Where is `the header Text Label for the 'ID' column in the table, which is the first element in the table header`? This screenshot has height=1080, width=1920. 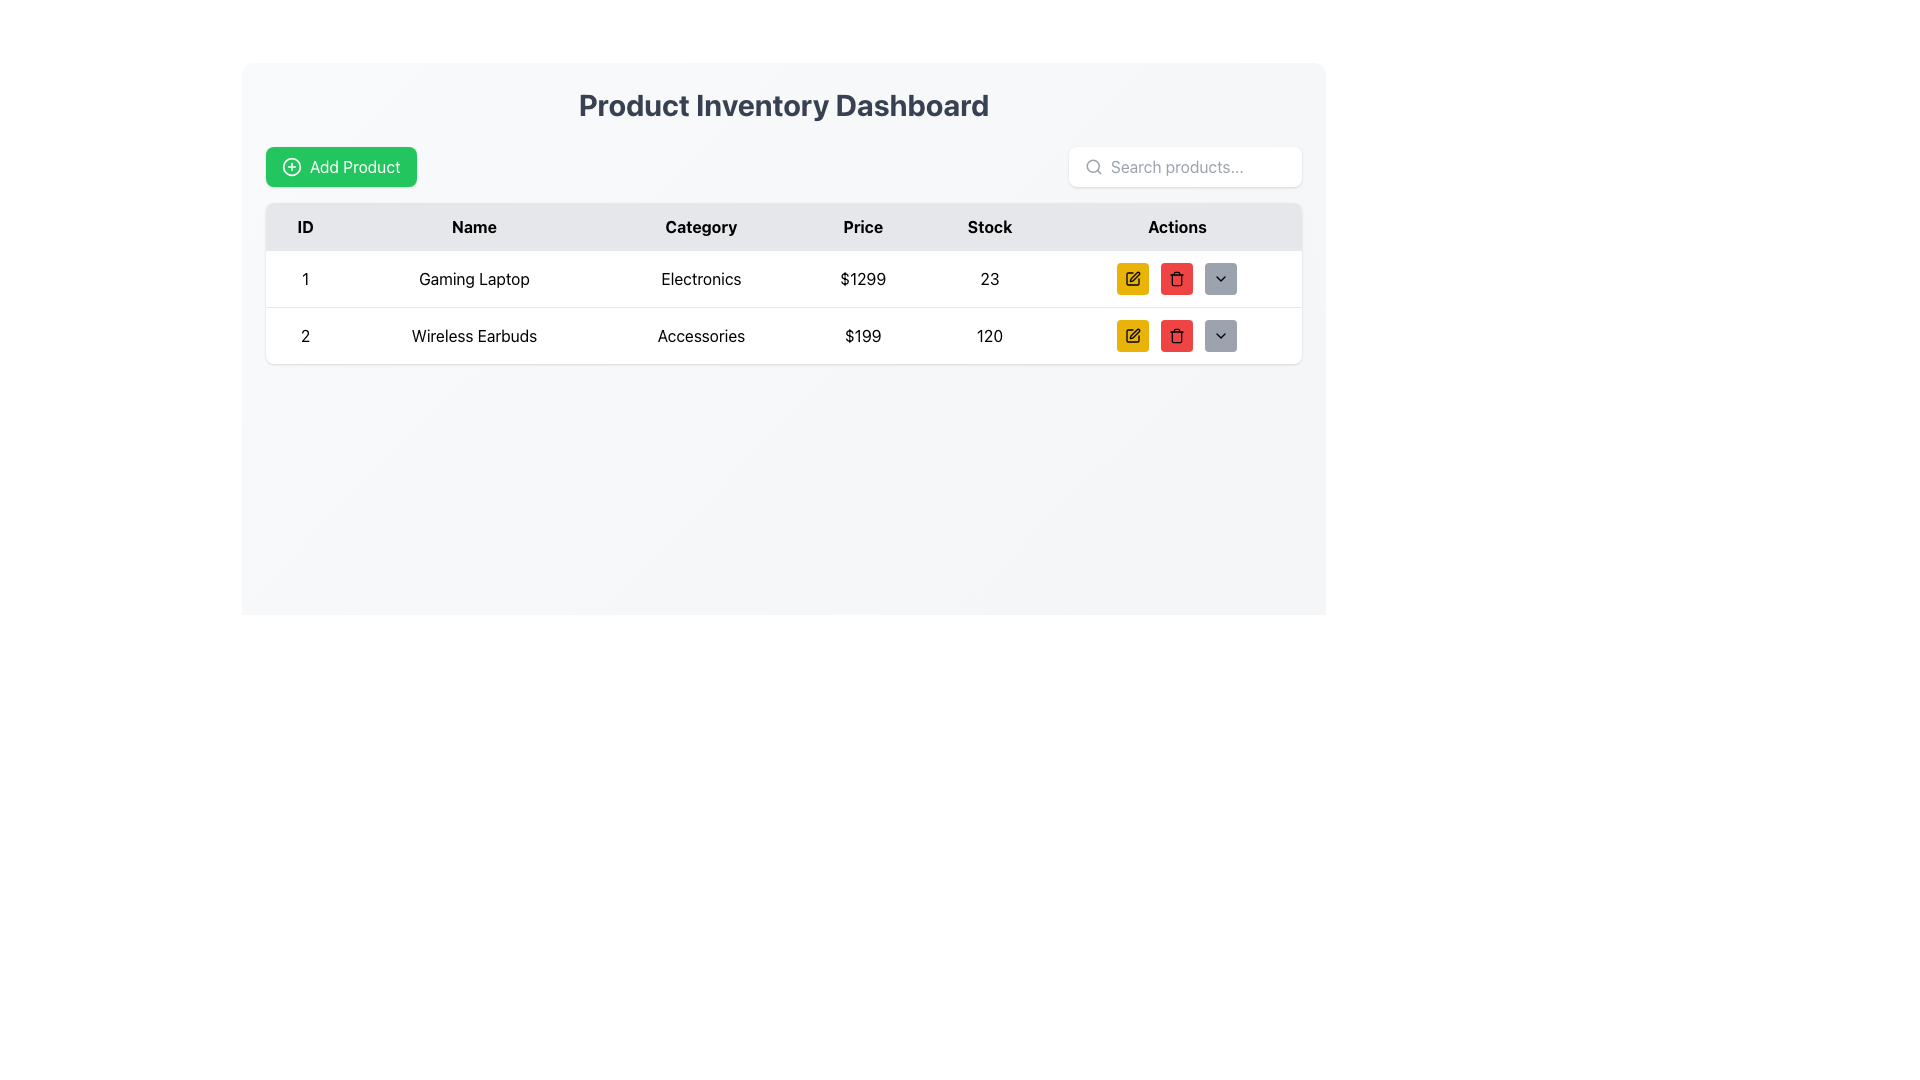 the header Text Label for the 'ID' column in the table, which is the first element in the table header is located at coordinates (304, 226).